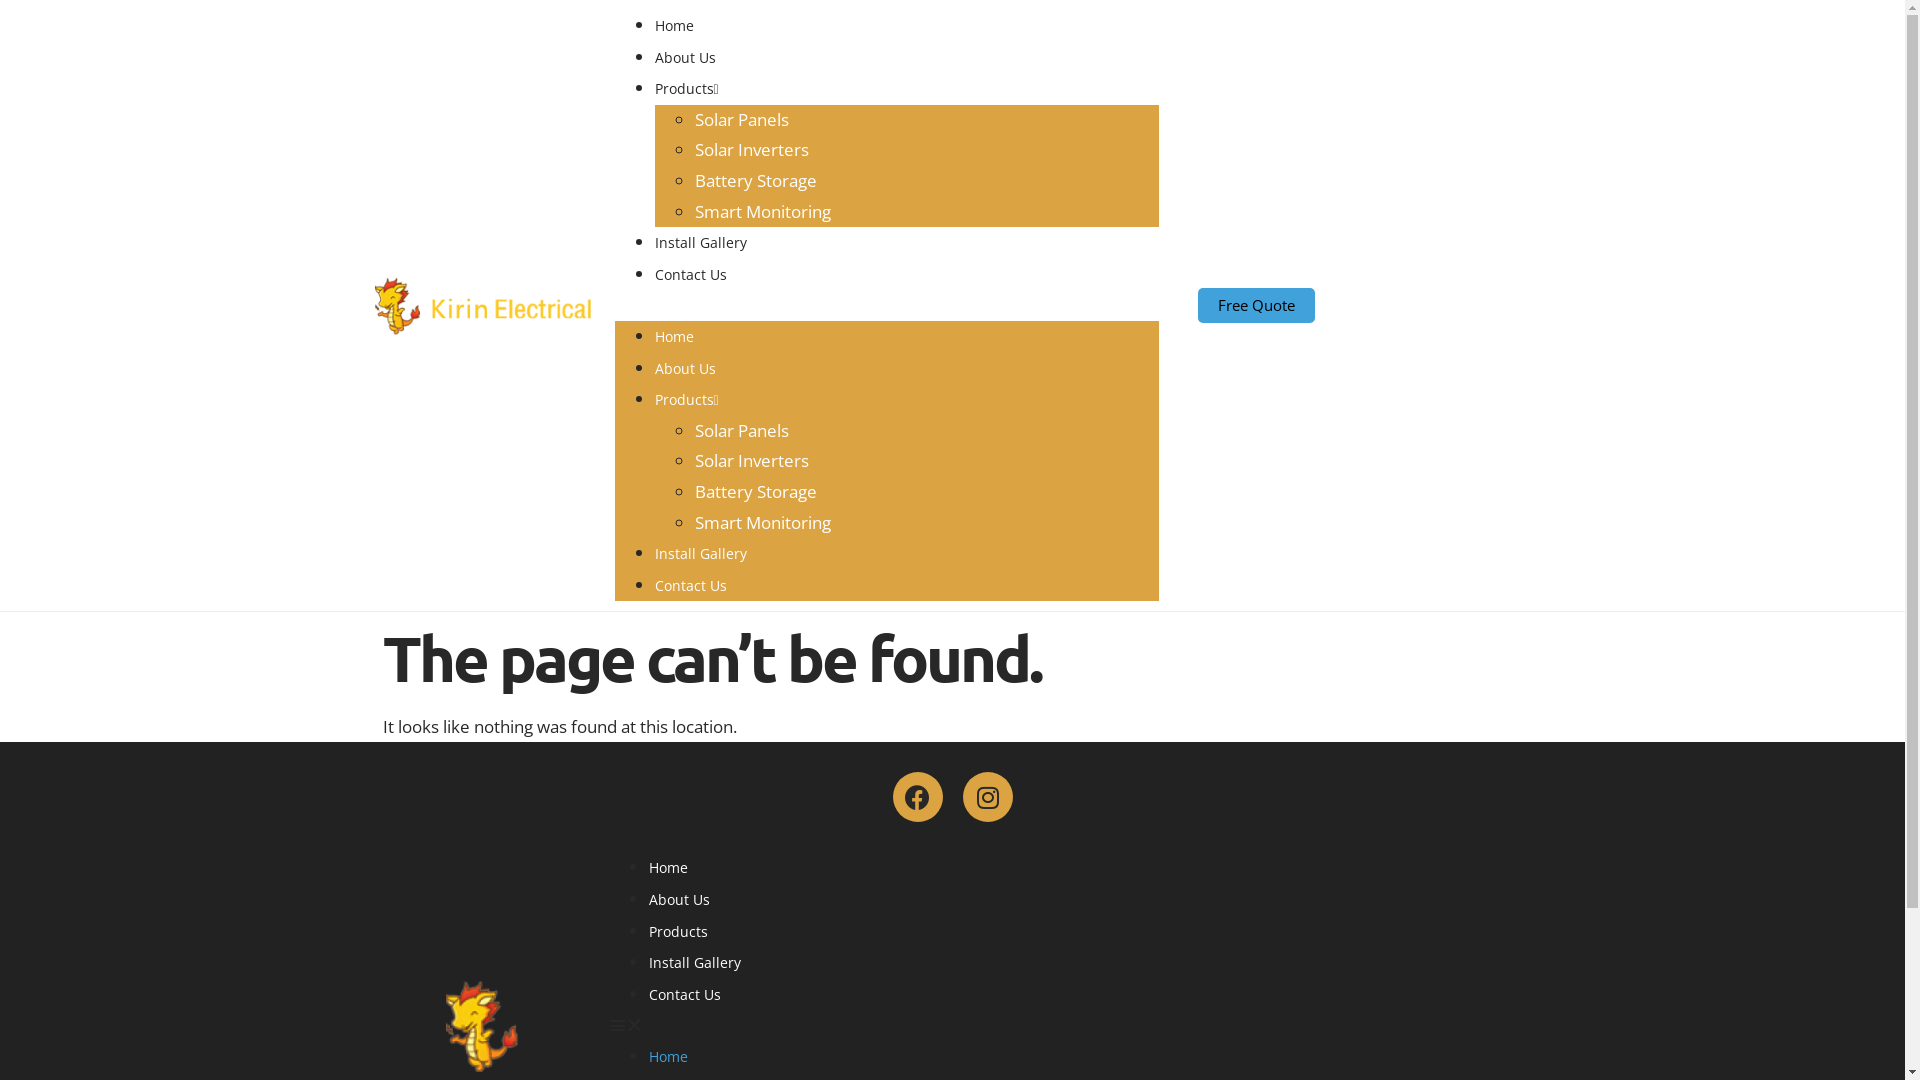 This screenshot has height=1080, width=1920. What do you see at coordinates (684, 994) in the screenshot?
I see `'Contact Us'` at bounding box center [684, 994].